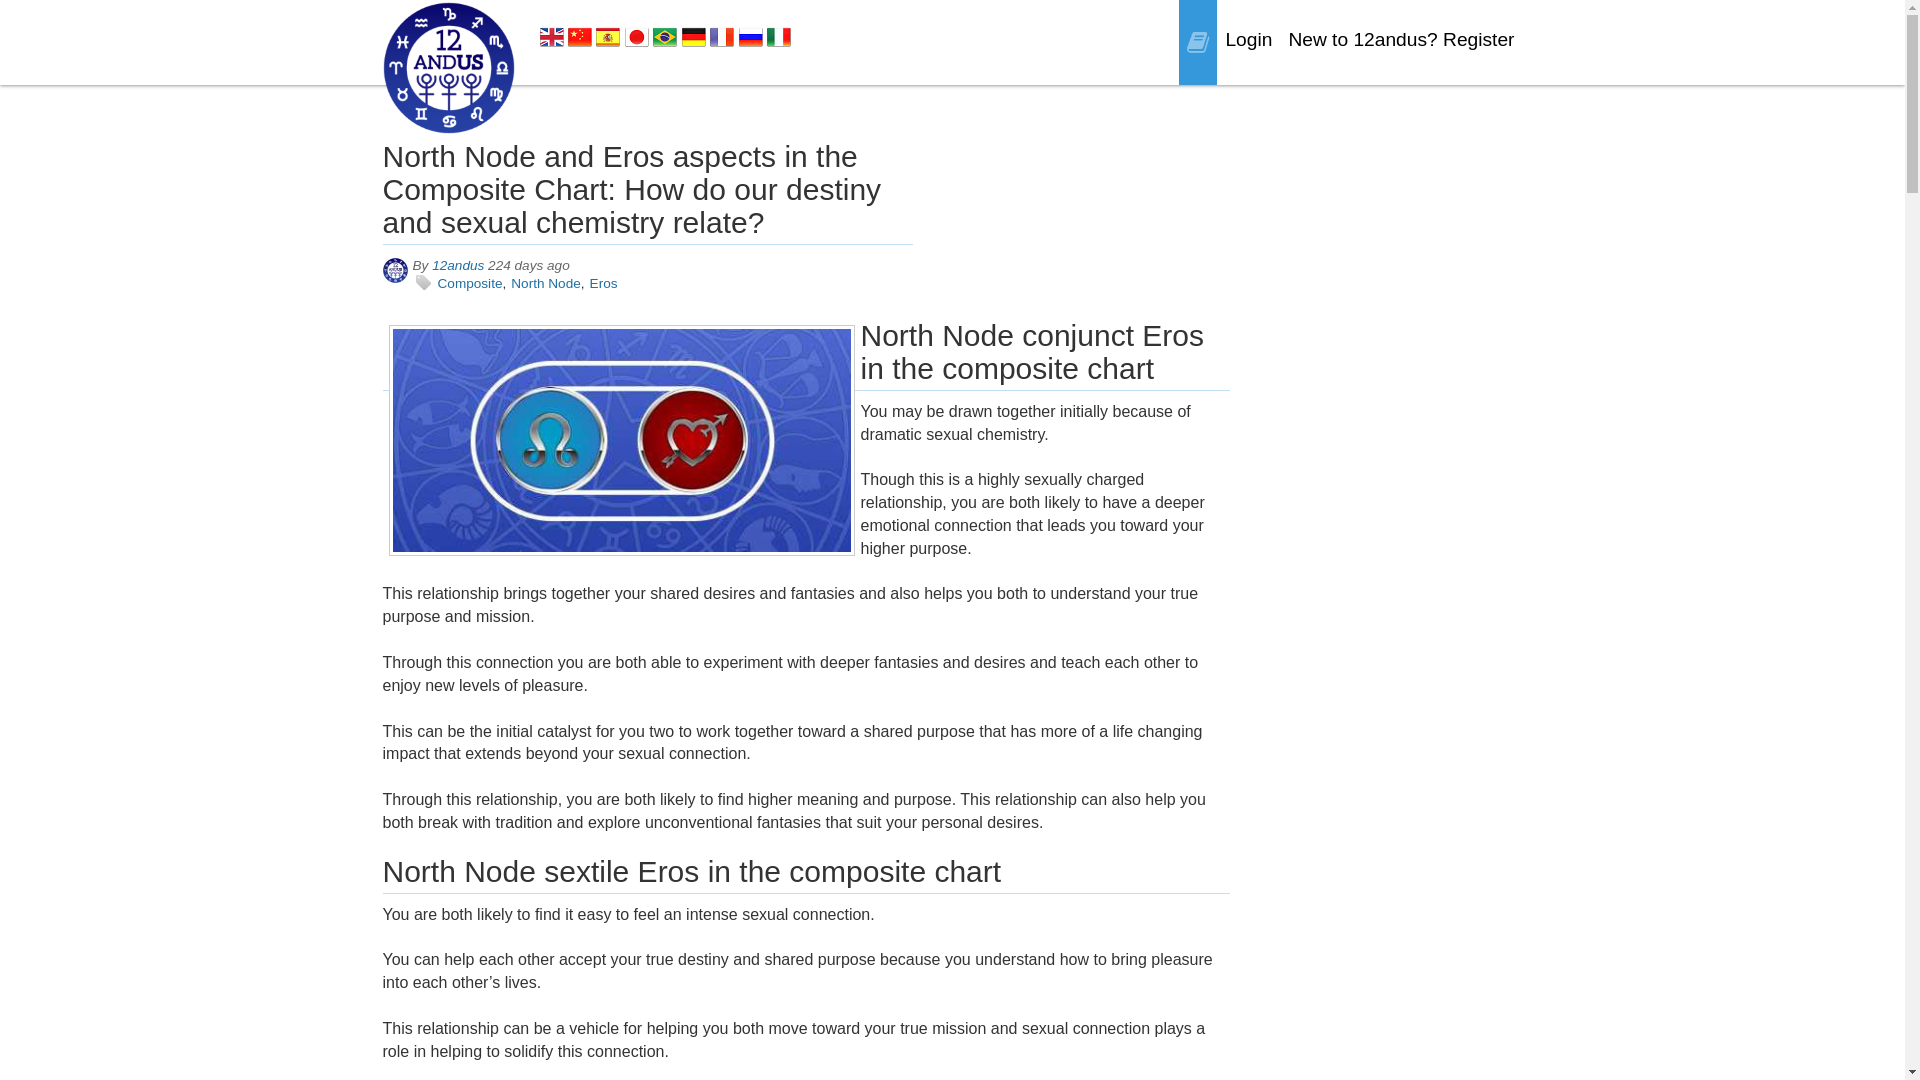  I want to click on 'Login', so click(1247, 39).